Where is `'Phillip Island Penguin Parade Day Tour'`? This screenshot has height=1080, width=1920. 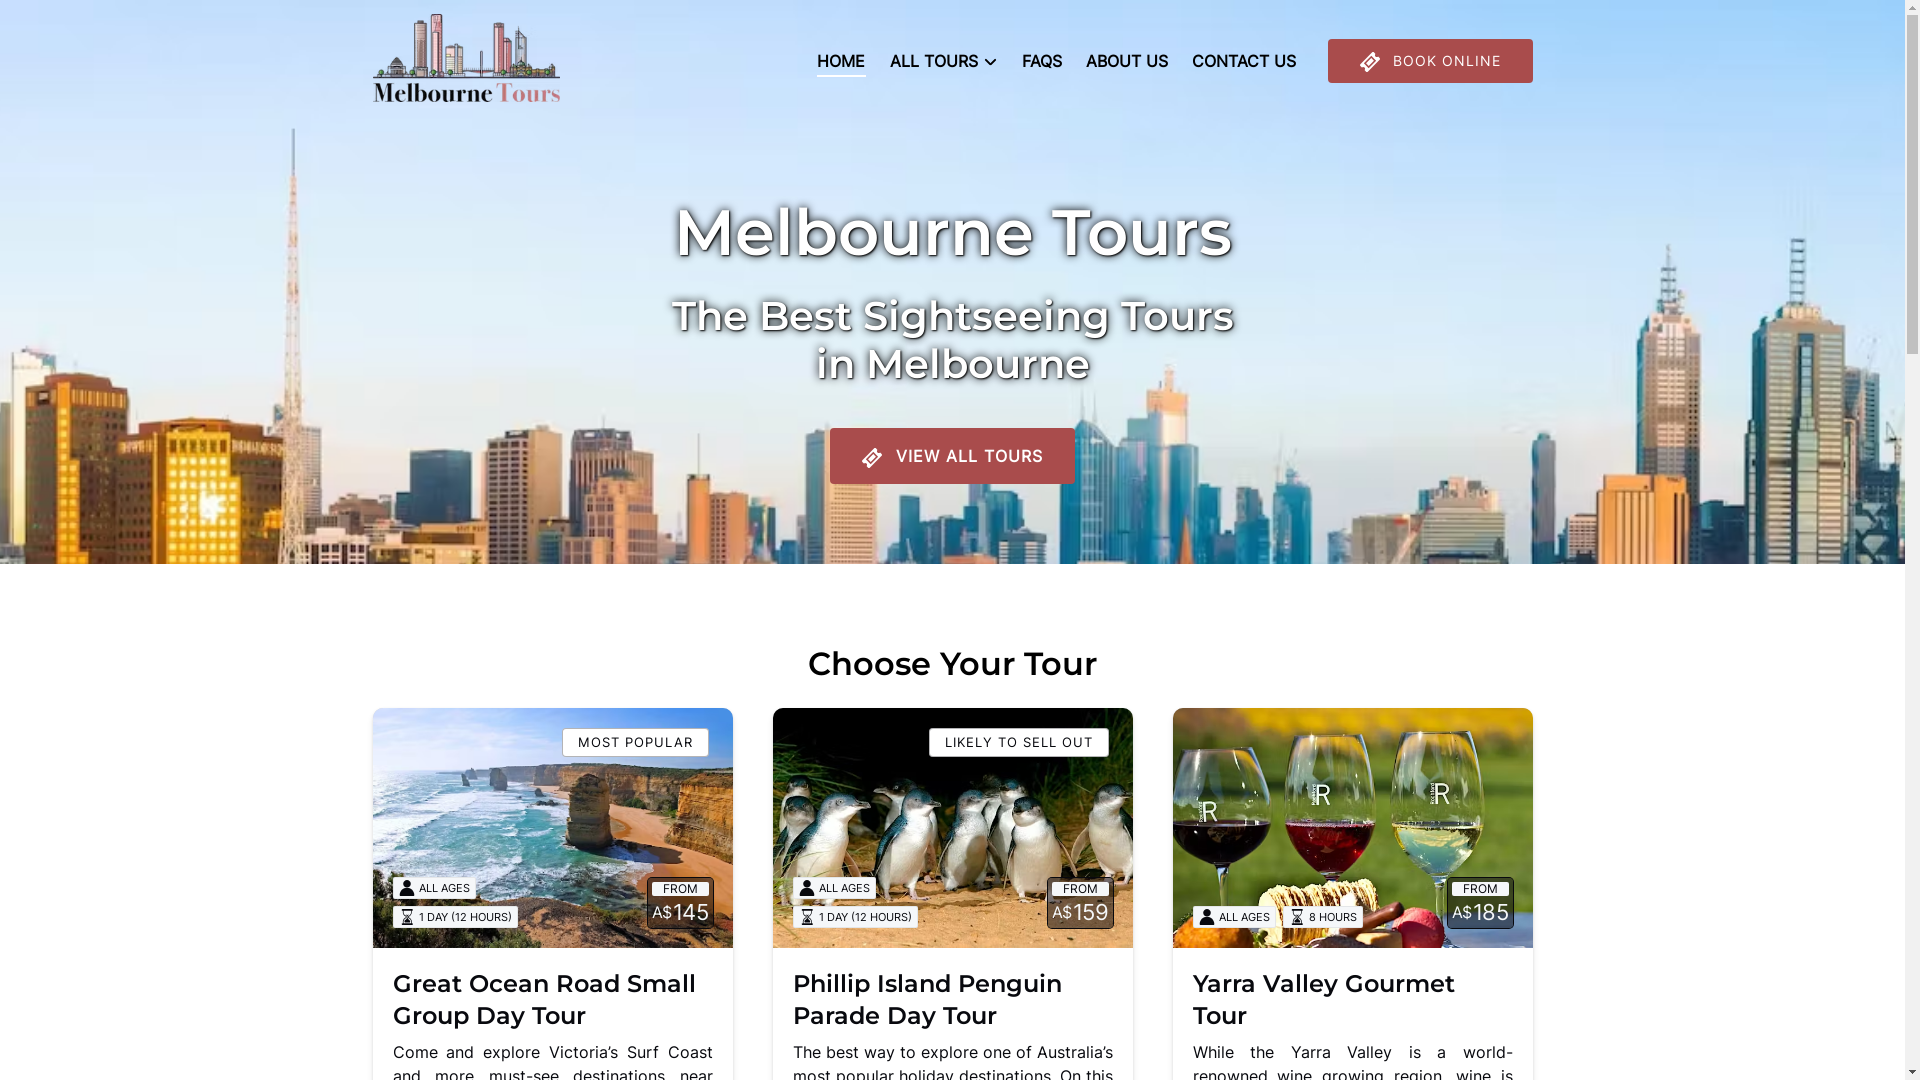 'Phillip Island Penguin Parade Day Tour' is located at coordinates (925, 999).